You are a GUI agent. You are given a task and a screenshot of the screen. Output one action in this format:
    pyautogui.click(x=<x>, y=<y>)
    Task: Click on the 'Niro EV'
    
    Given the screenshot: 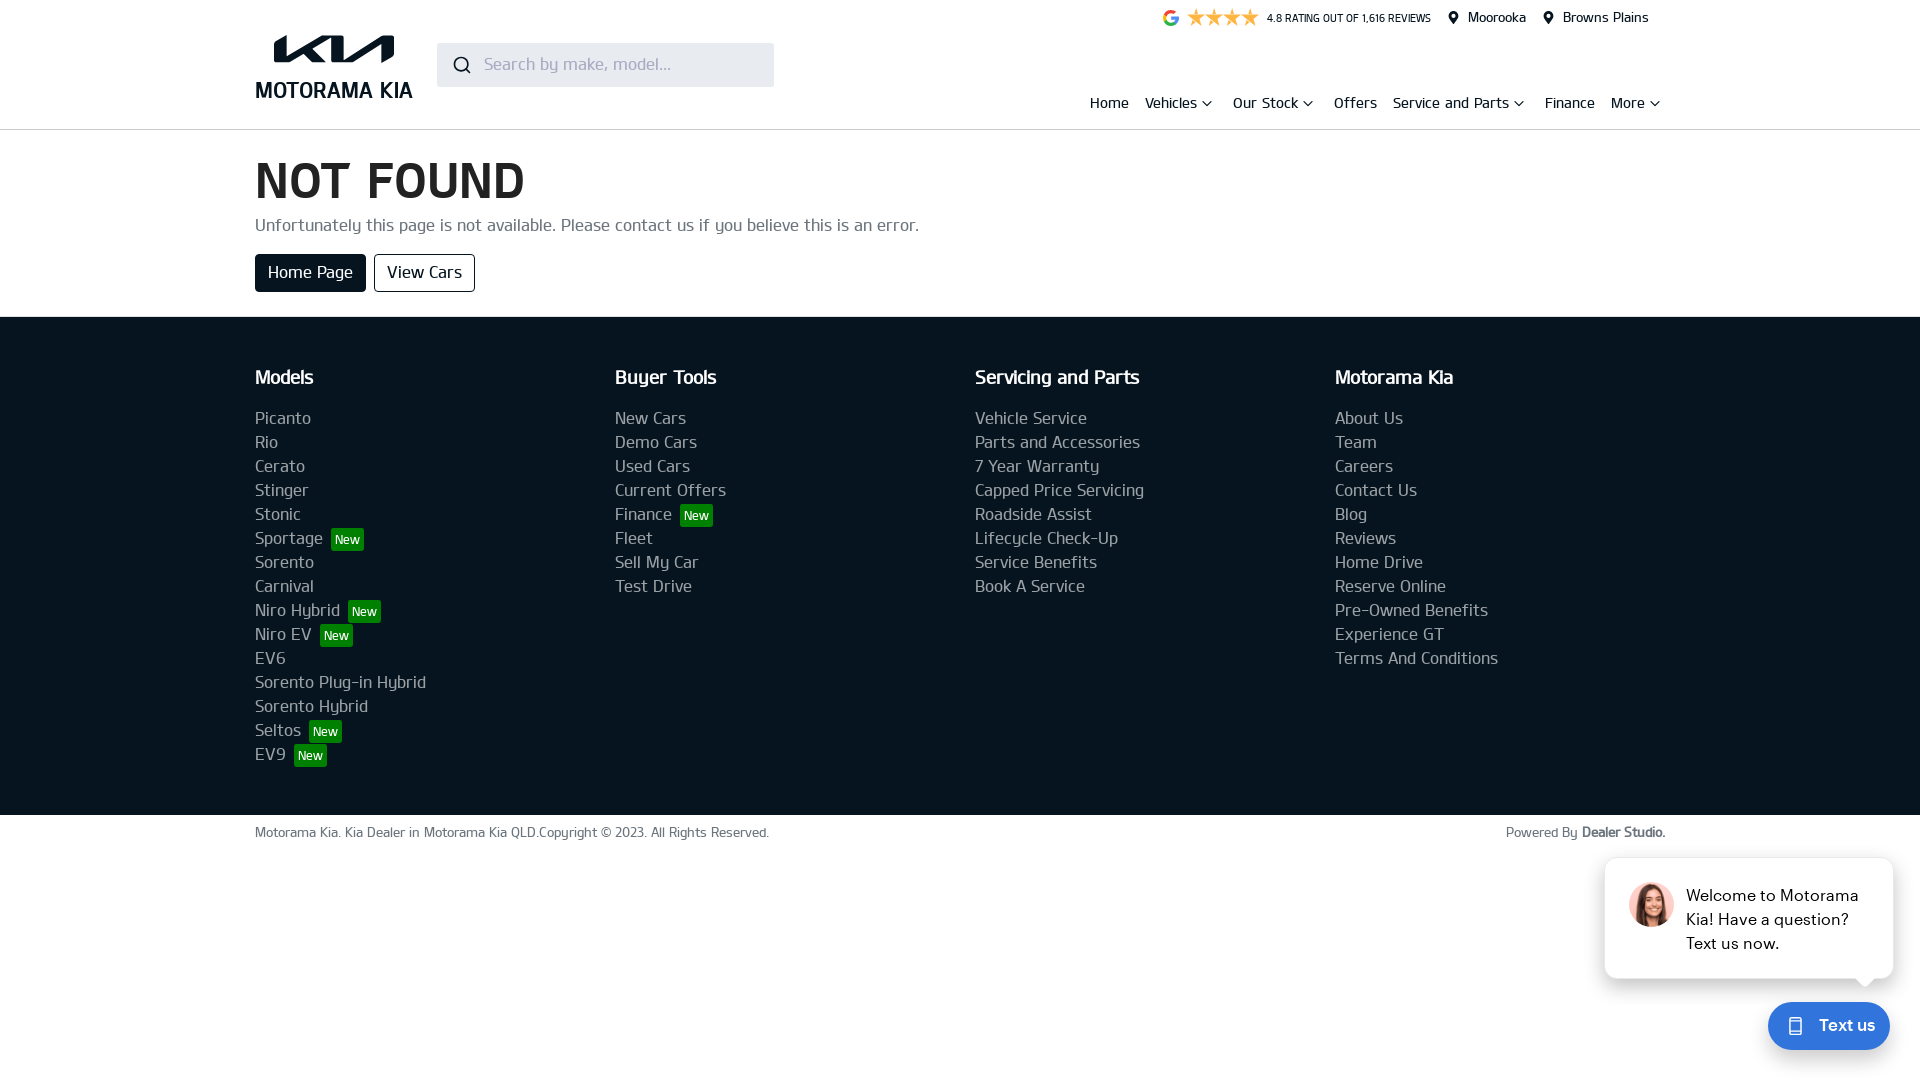 What is the action you would take?
    pyautogui.click(x=302, y=634)
    